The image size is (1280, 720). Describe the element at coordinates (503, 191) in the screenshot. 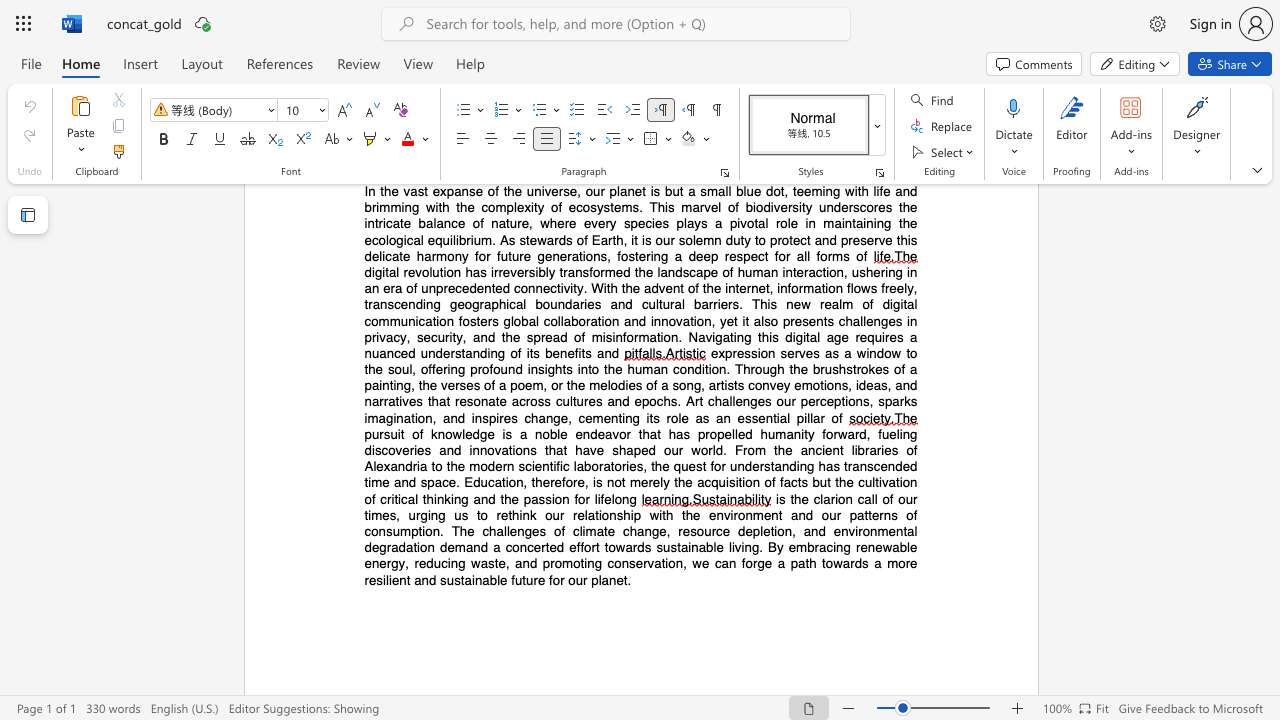

I see `the subset text "the universe, our planet is but a small blue dot, teeming with life and brimming with the complexity of ecosystems. This marvel of biodiversity underscores the intricate balance" within the text "In the vast expanse of the universe, our planet is but a small blue dot, teeming with life and brimming with the complexity of ecosystems. This marvel of biodiversity underscores the intricate balance of nature, where every species plays a pivotal role in"` at that location.